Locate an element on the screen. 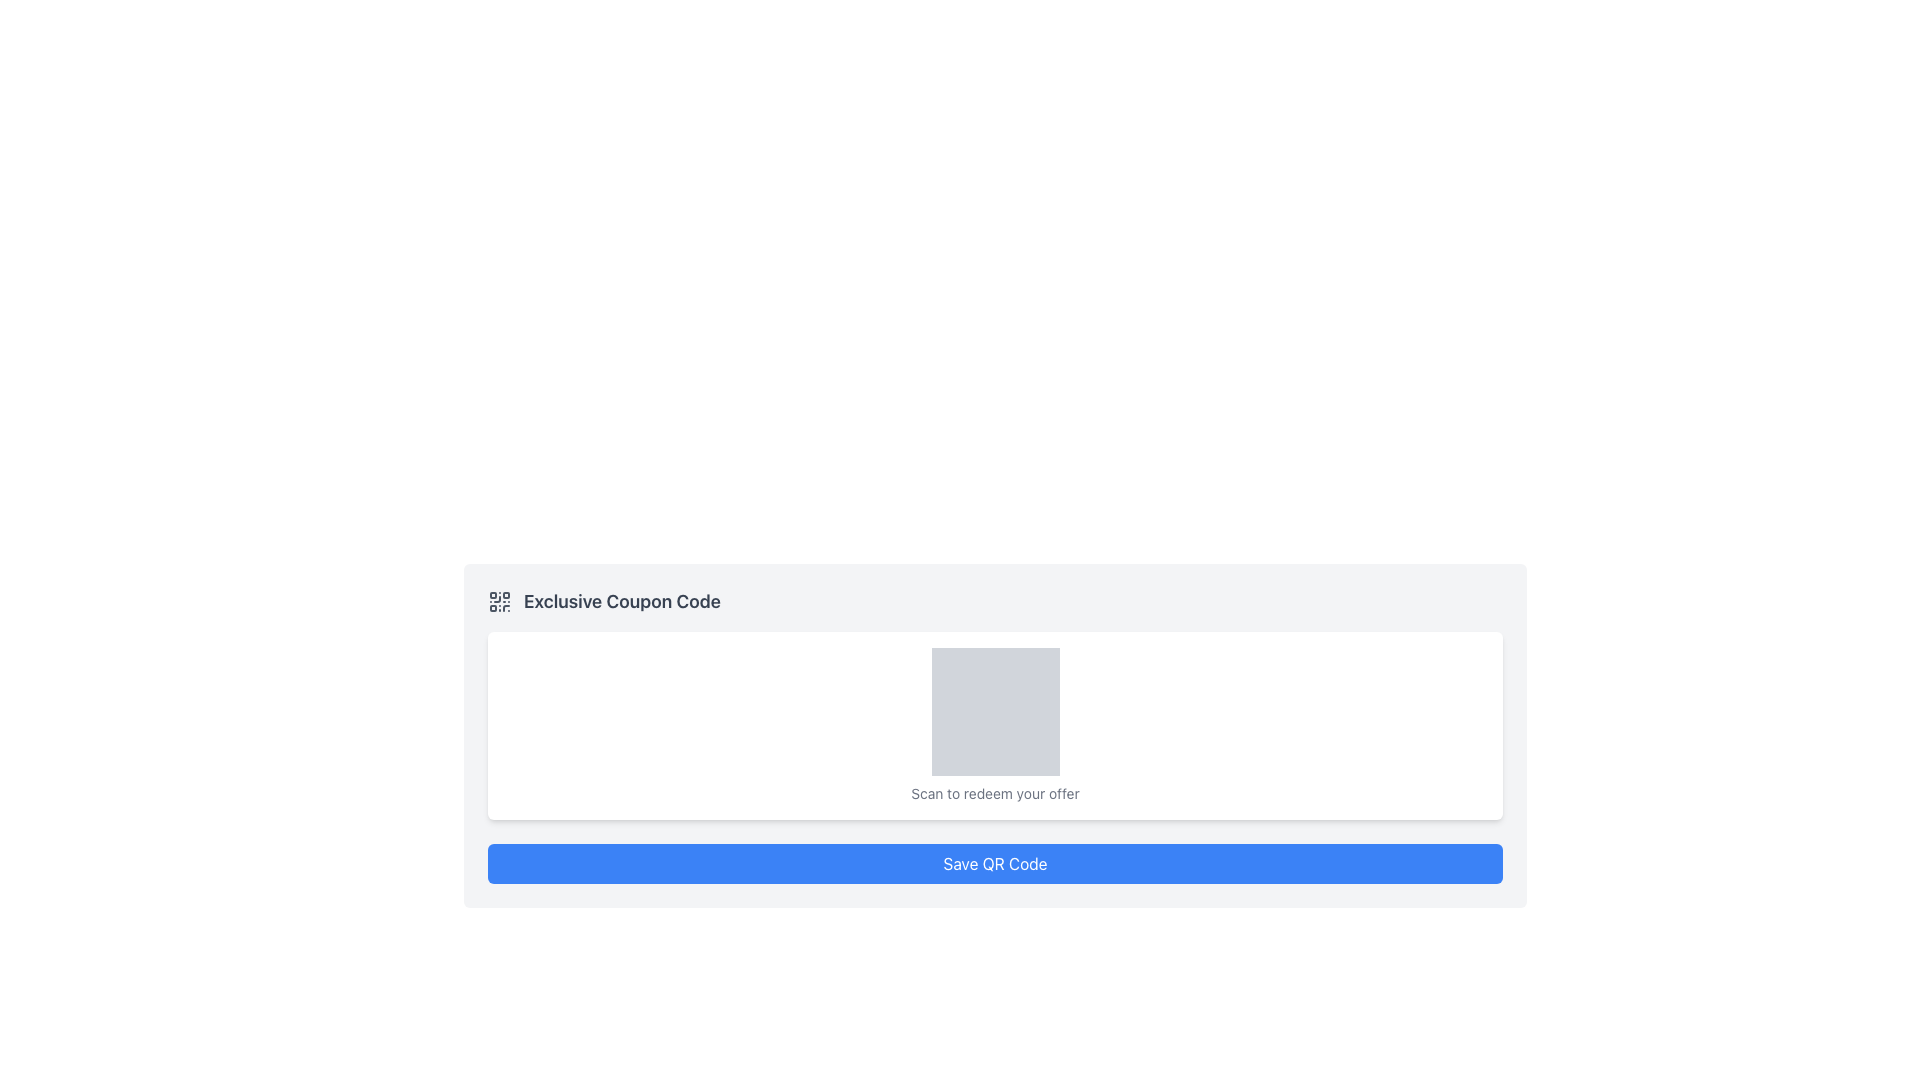  the QR code icon located to the left of the 'Exclusive Coupon Code' text at the top of the white card interface is located at coordinates (499, 600).